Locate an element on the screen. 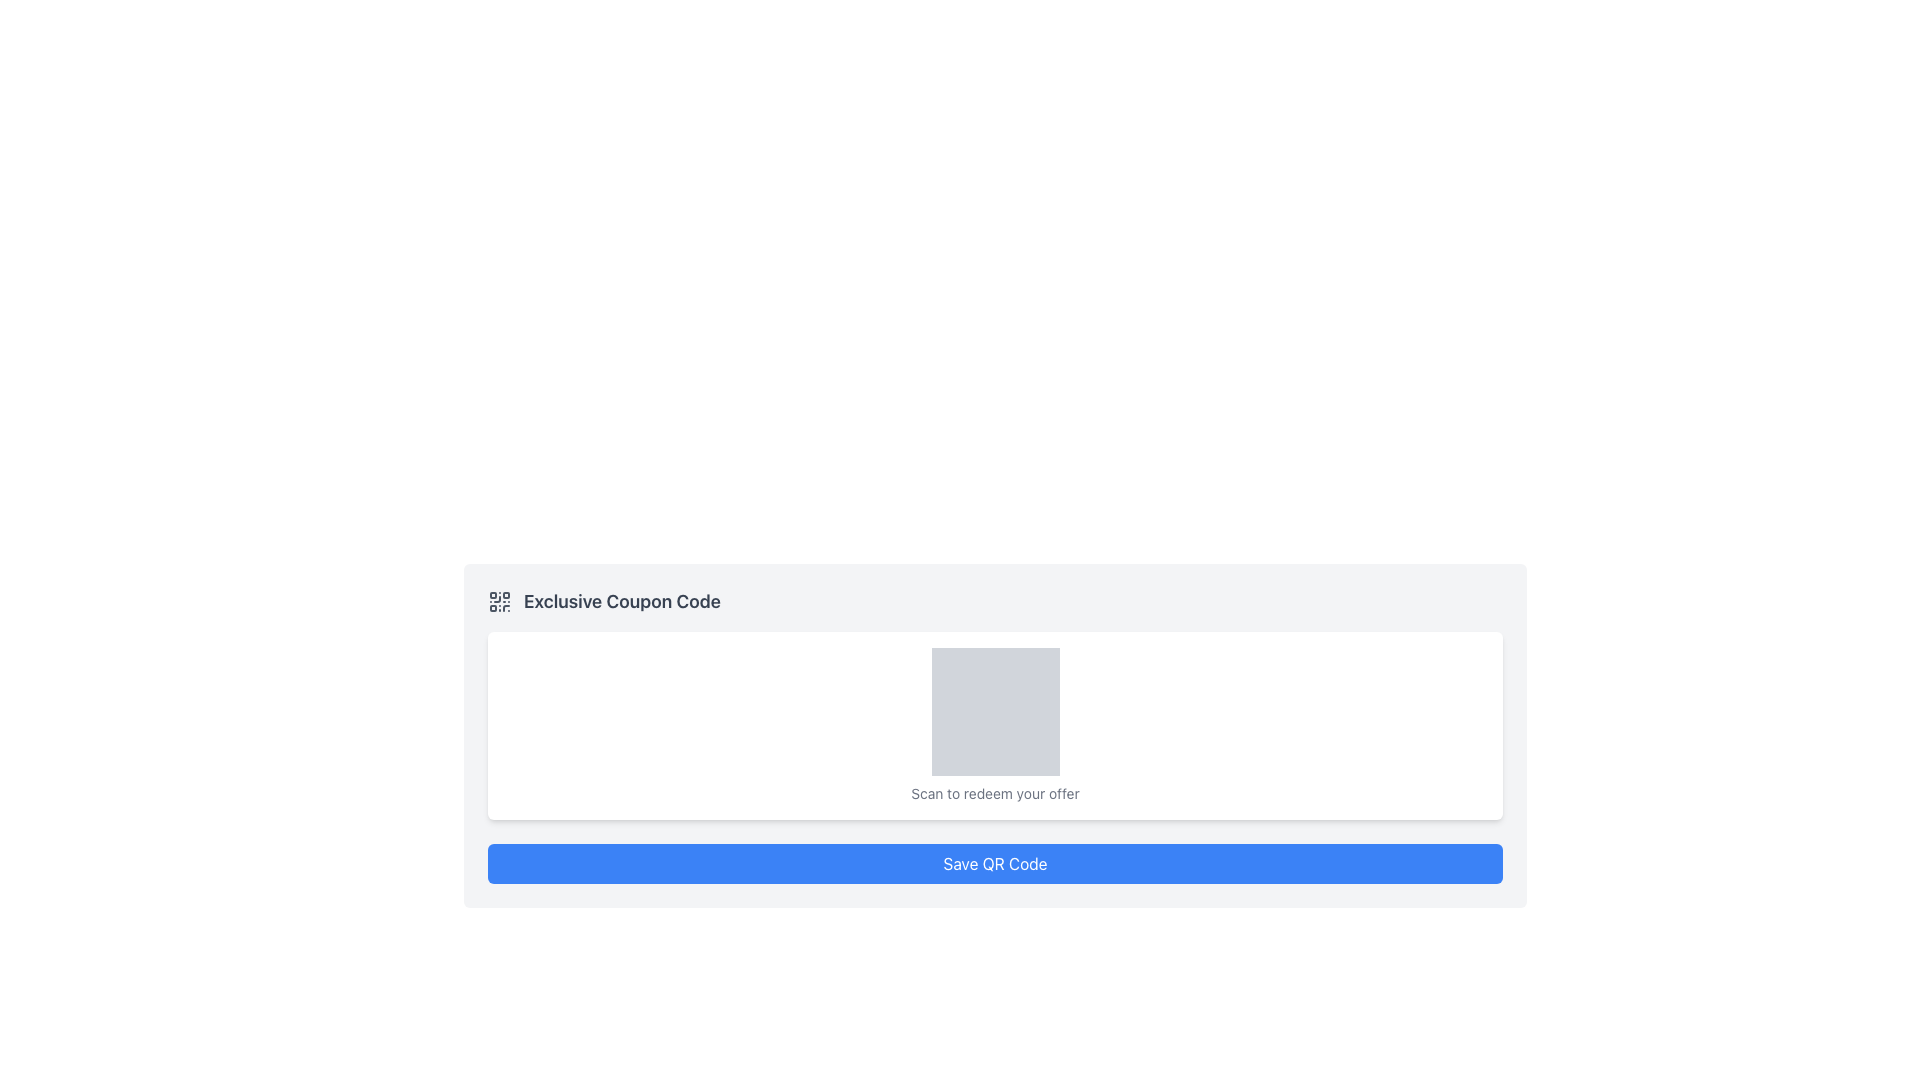  the QR code icon located to the left of the 'Exclusive Coupon Code' text at the top of the white card interface is located at coordinates (499, 600).